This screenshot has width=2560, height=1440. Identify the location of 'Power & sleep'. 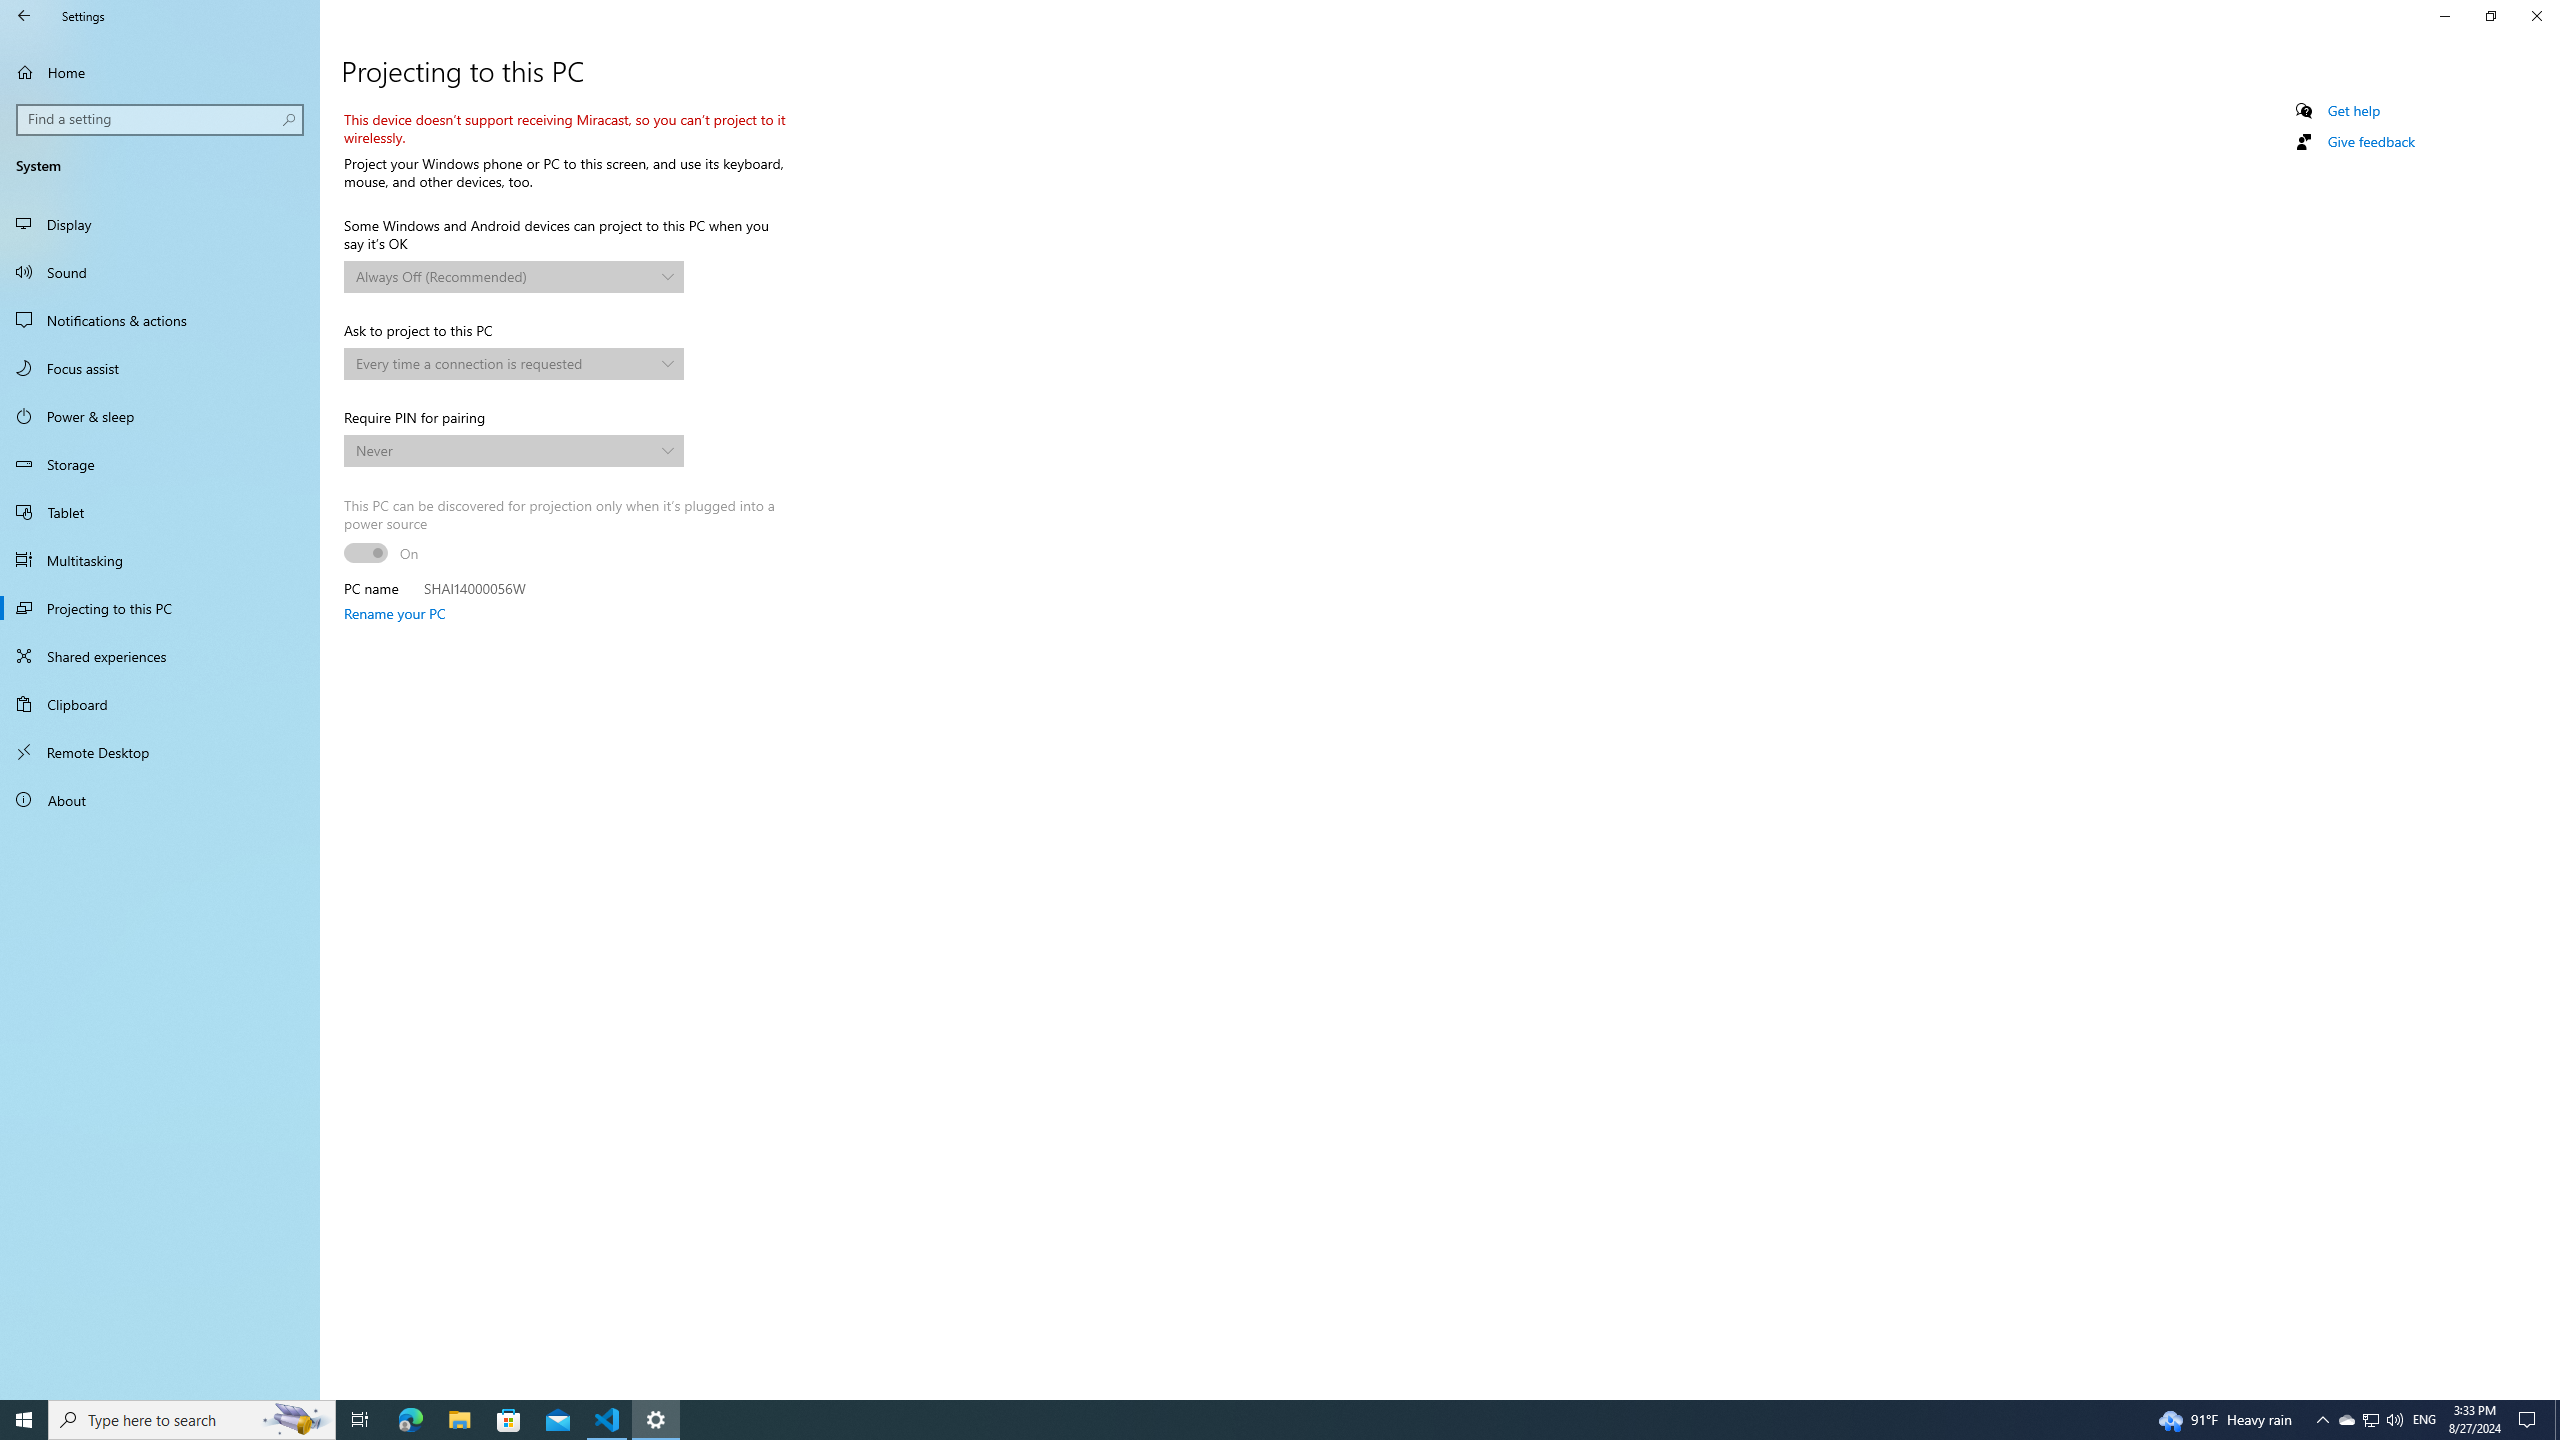
(159, 415).